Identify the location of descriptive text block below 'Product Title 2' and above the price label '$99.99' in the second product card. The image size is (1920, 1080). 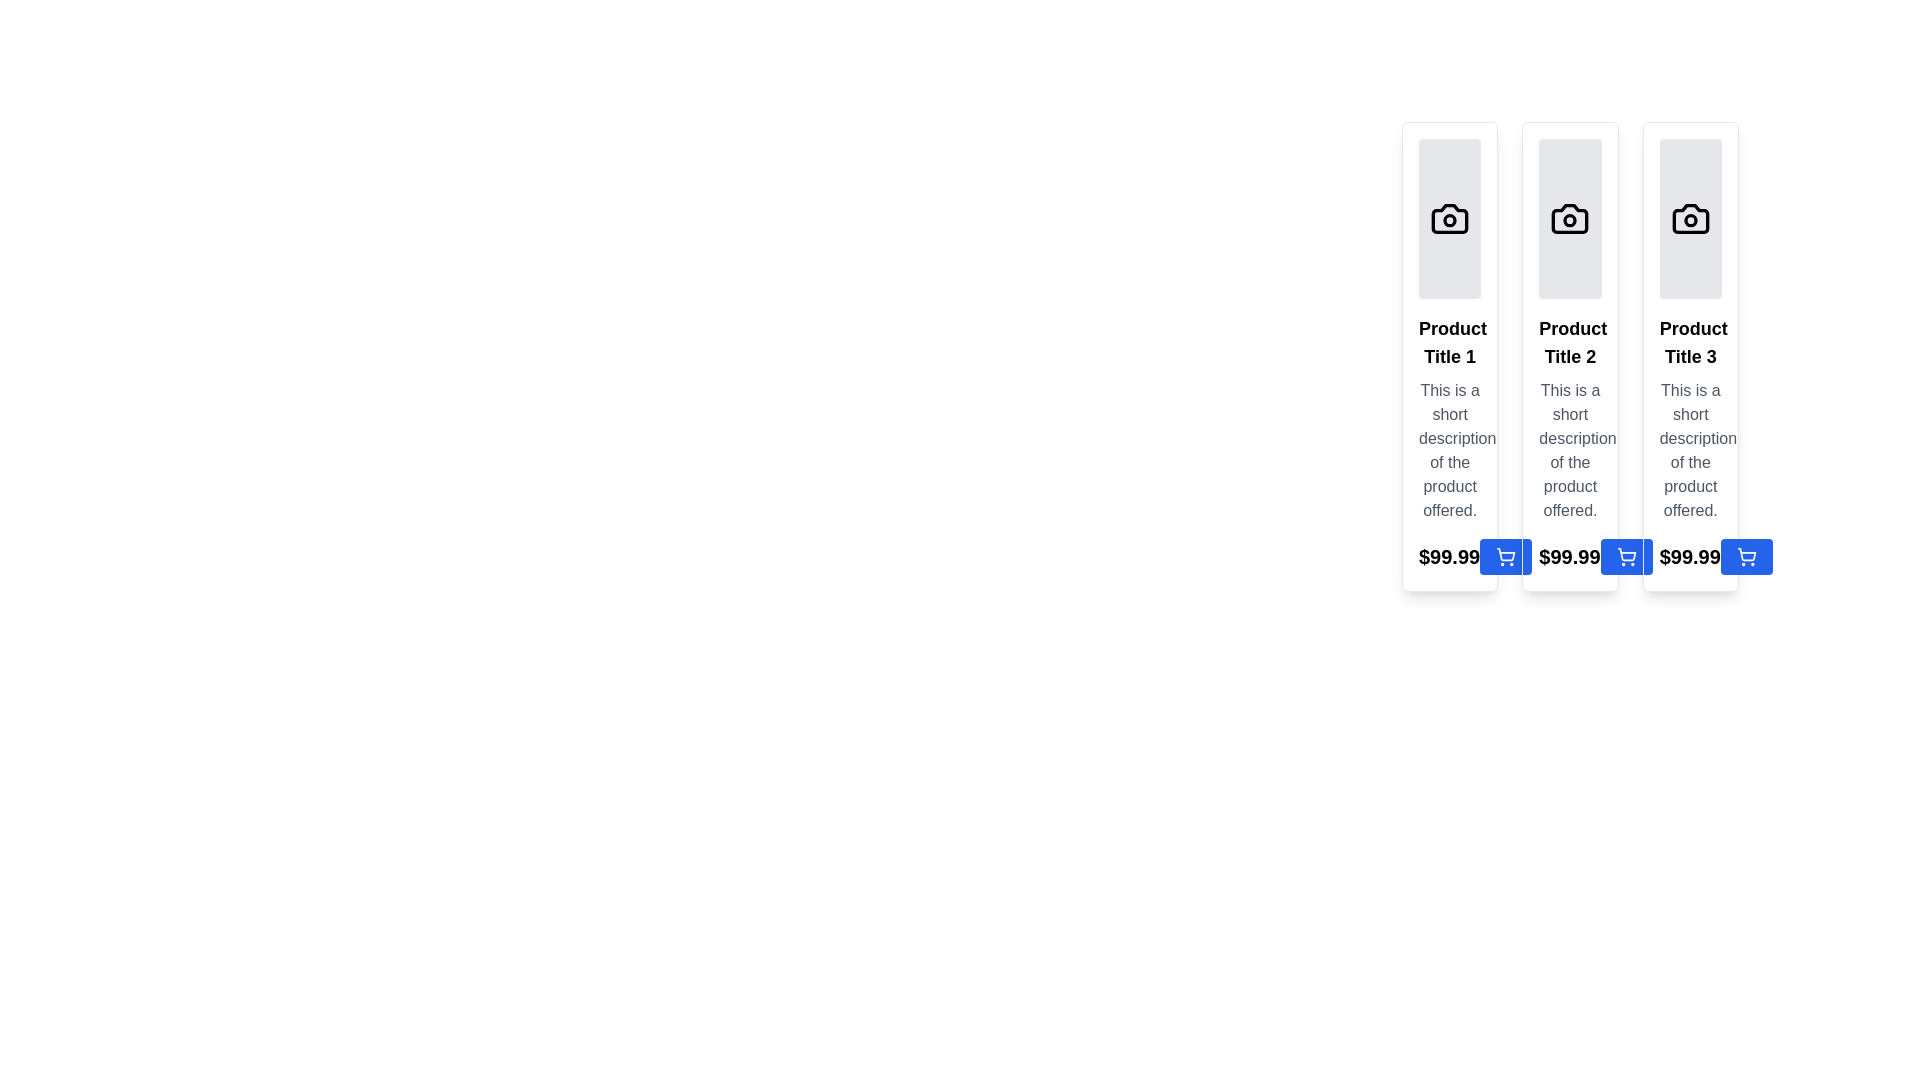
(1569, 451).